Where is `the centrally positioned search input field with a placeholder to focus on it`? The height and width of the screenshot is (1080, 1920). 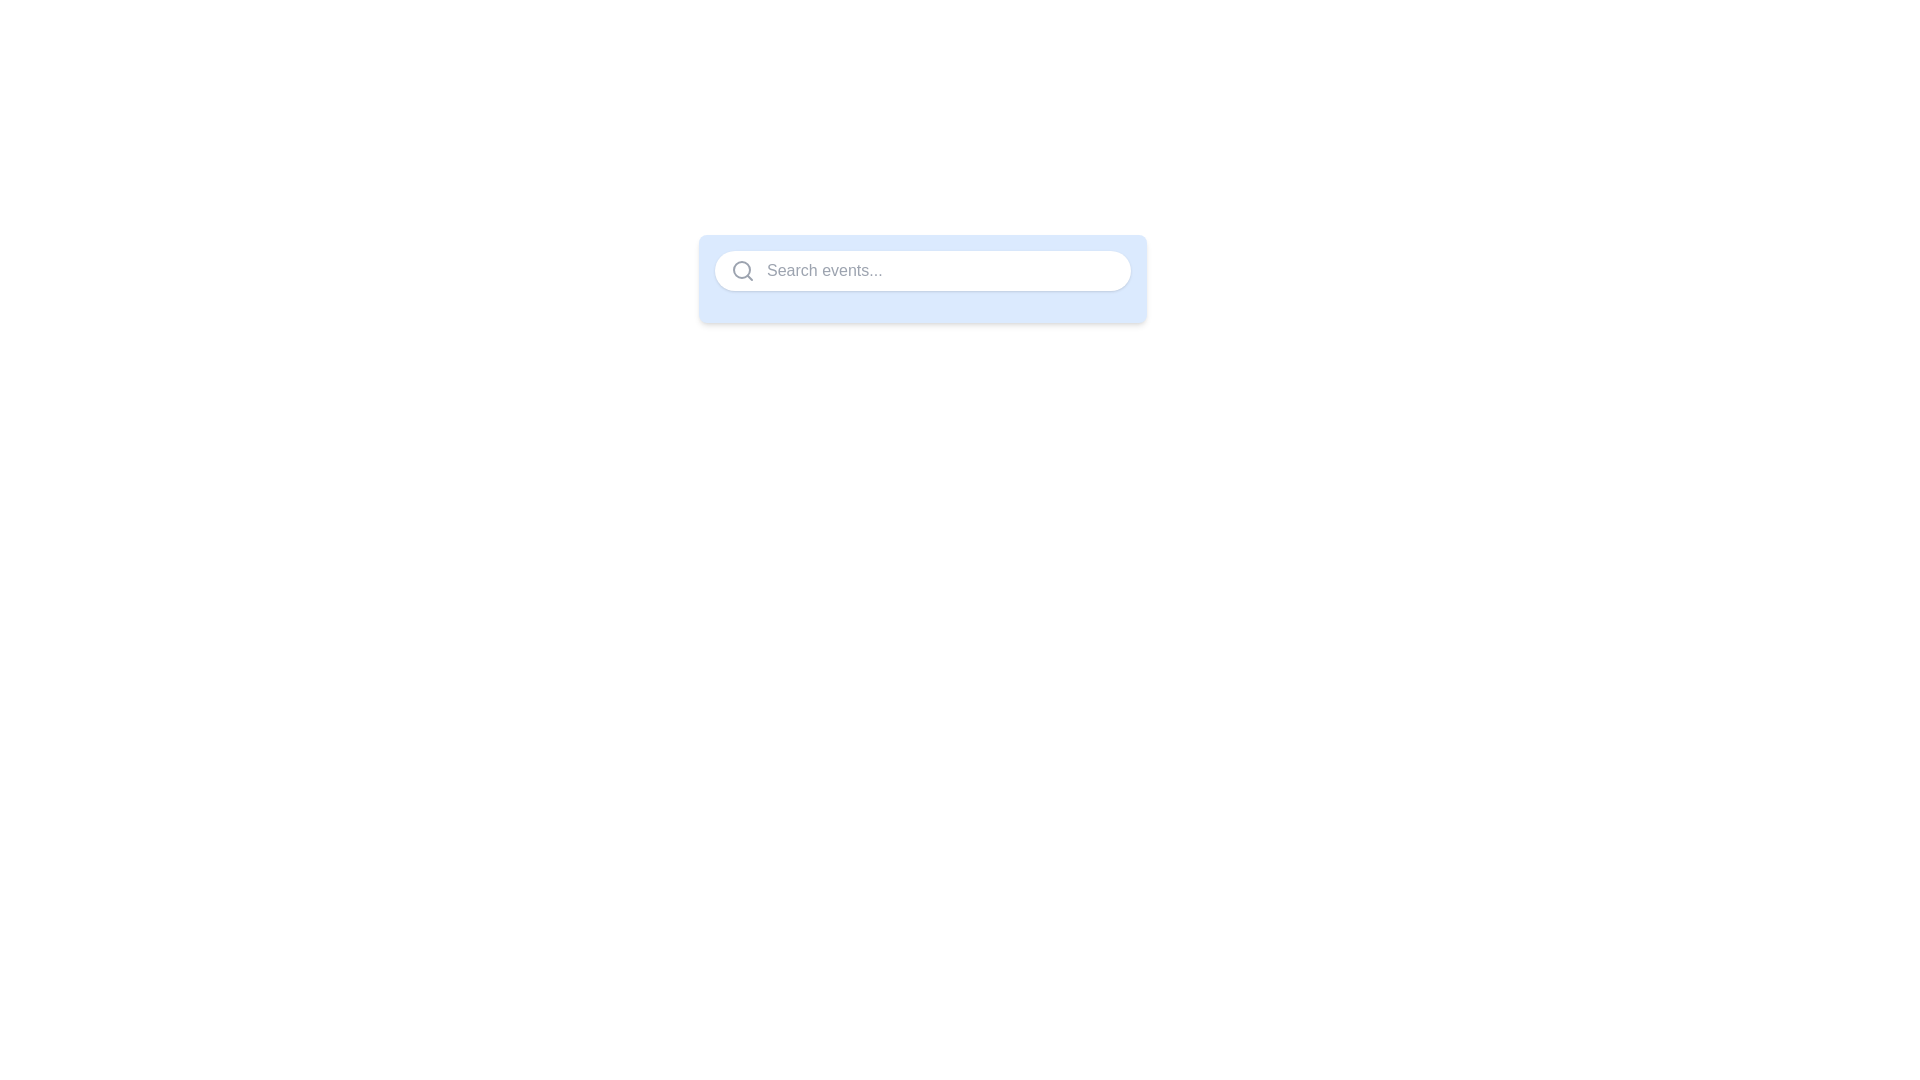 the centrally positioned search input field with a placeholder to focus on it is located at coordinates (921, 270).